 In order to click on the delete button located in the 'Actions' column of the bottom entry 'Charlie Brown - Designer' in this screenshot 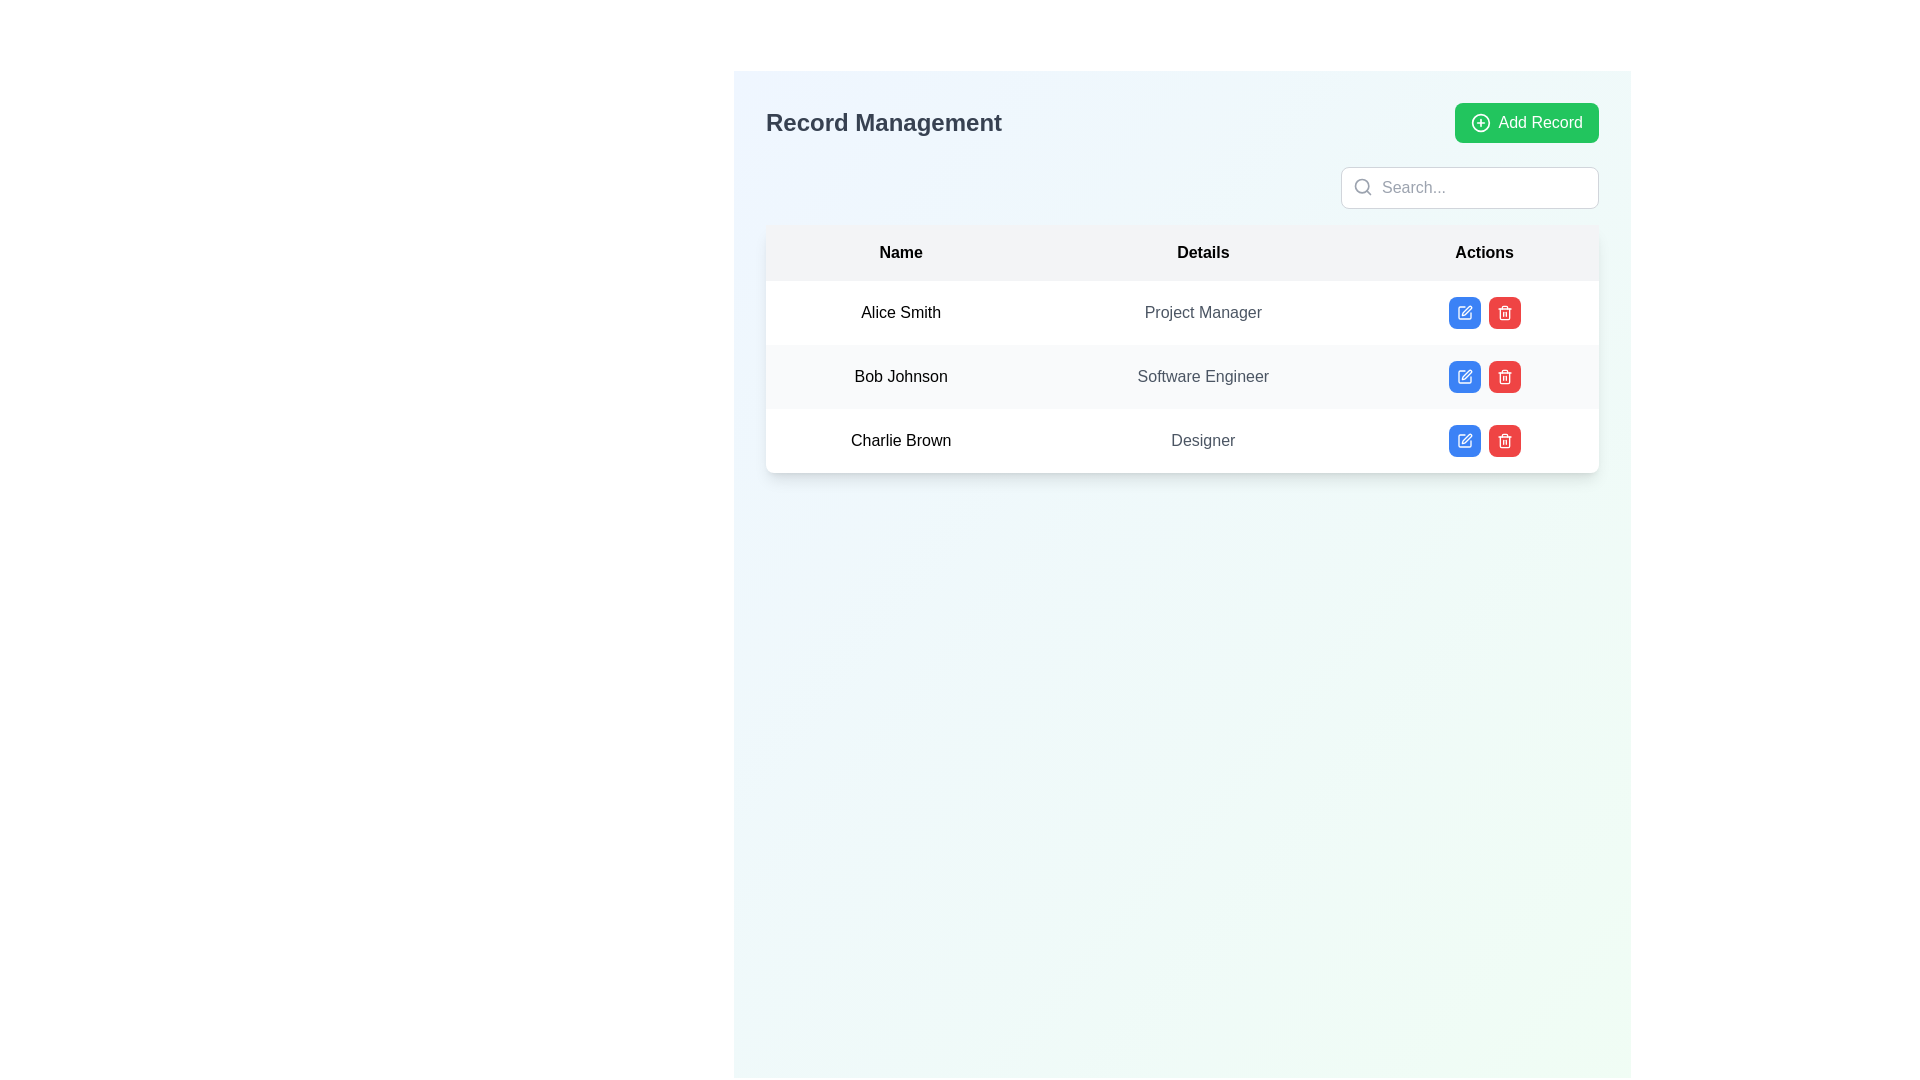, I will do `click(1504, 439)`.